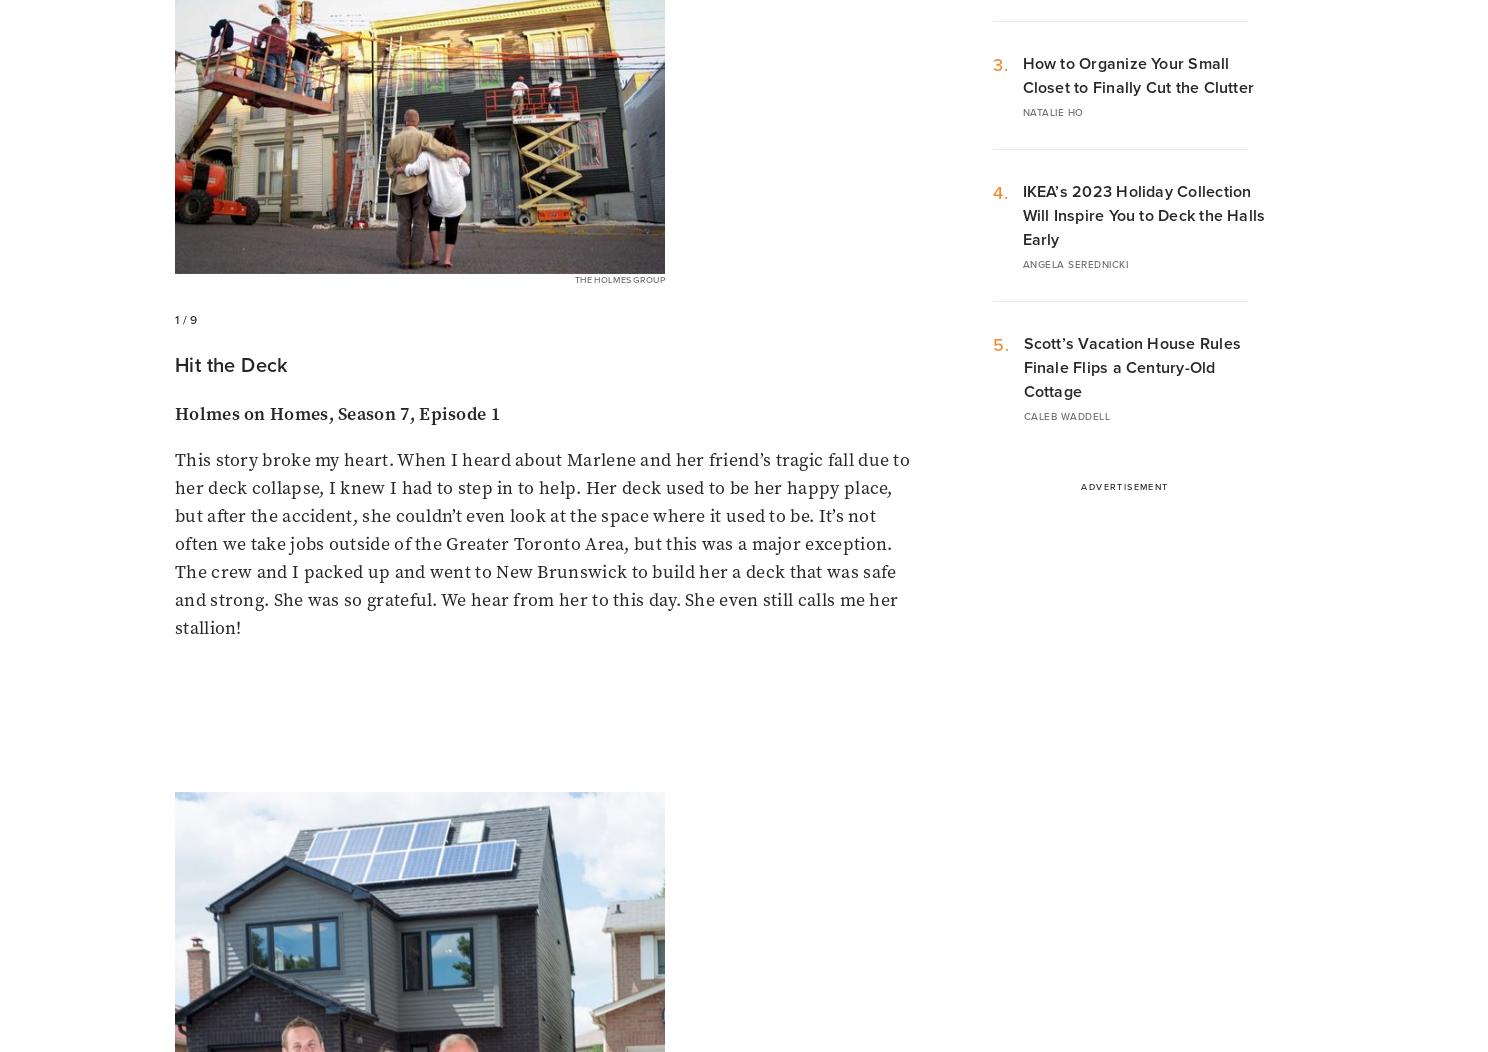 The image size is (1488, 1052). What do you see at coordinates (659, 693) in the screenshot?
I see `'Terms of Use'` at bounding box center [659, 693].